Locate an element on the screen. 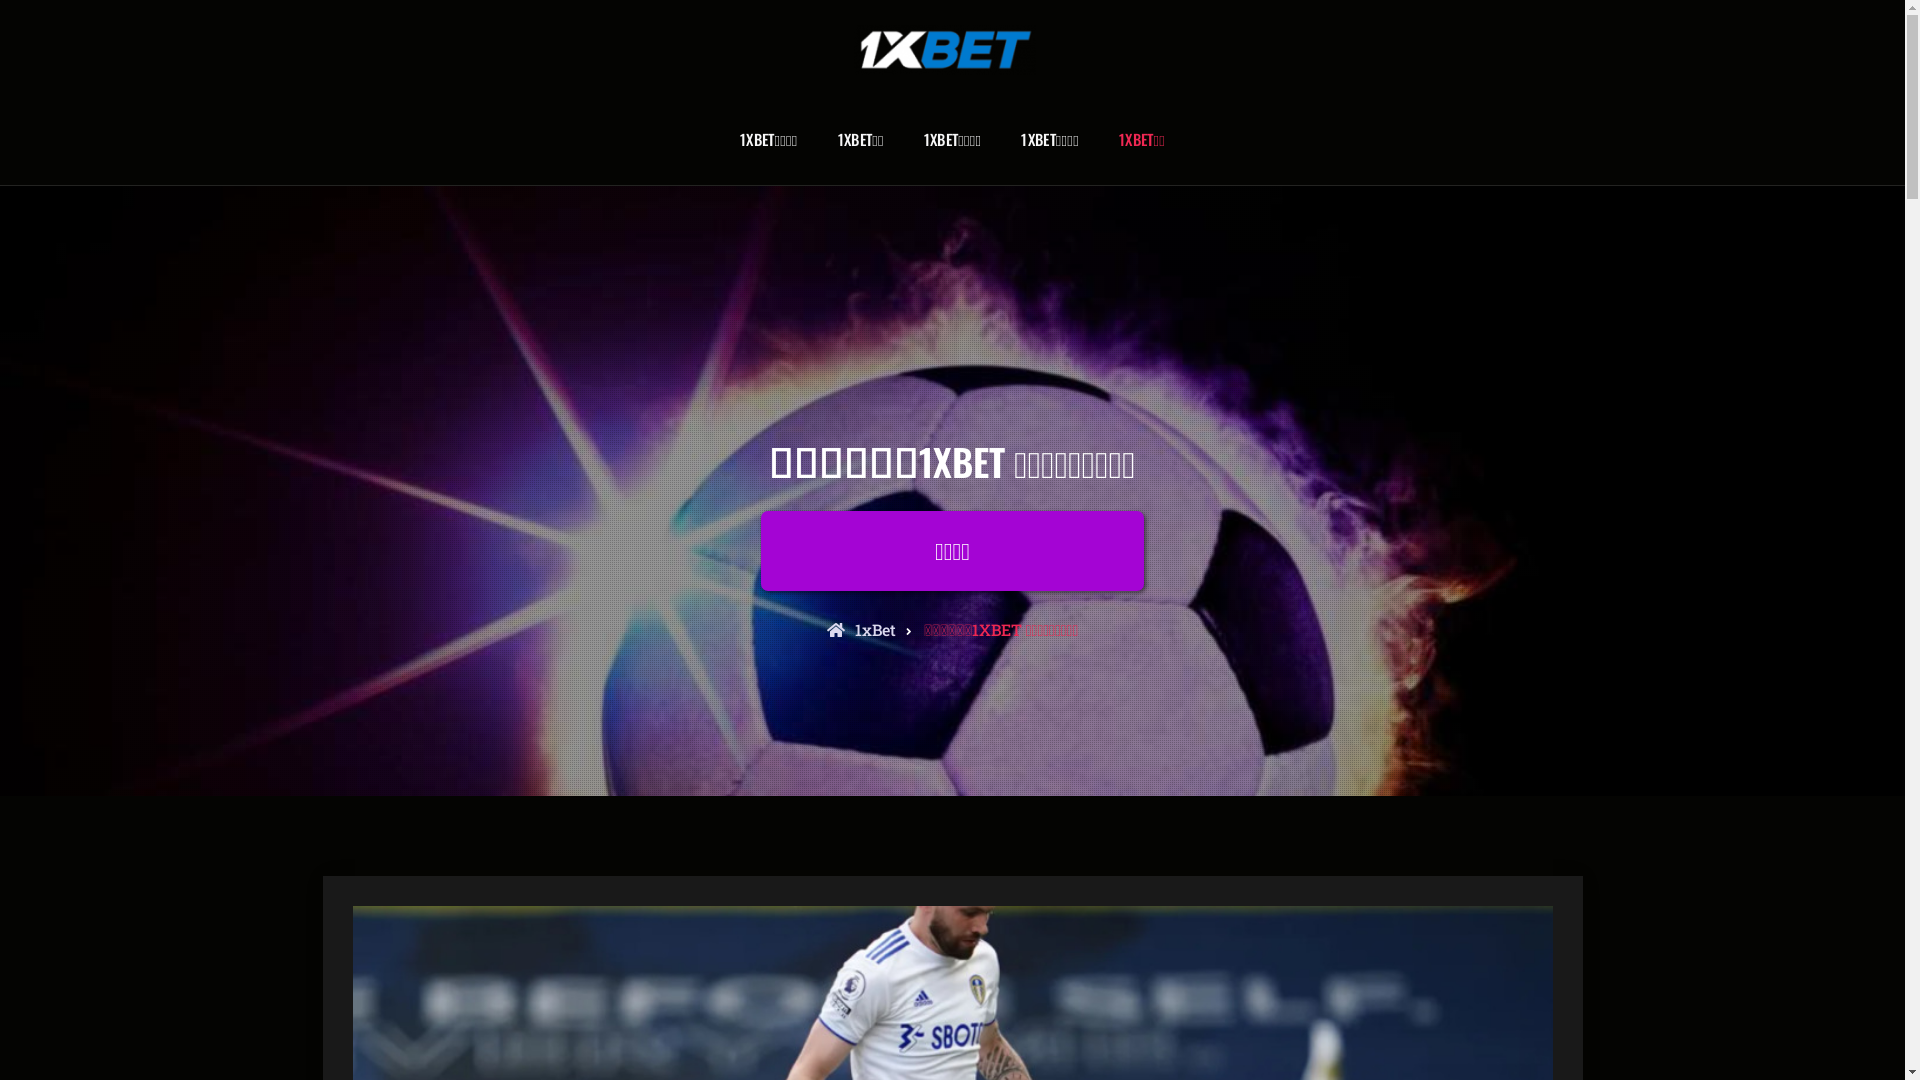  '1xBet' is located at coordinates (861, 628).